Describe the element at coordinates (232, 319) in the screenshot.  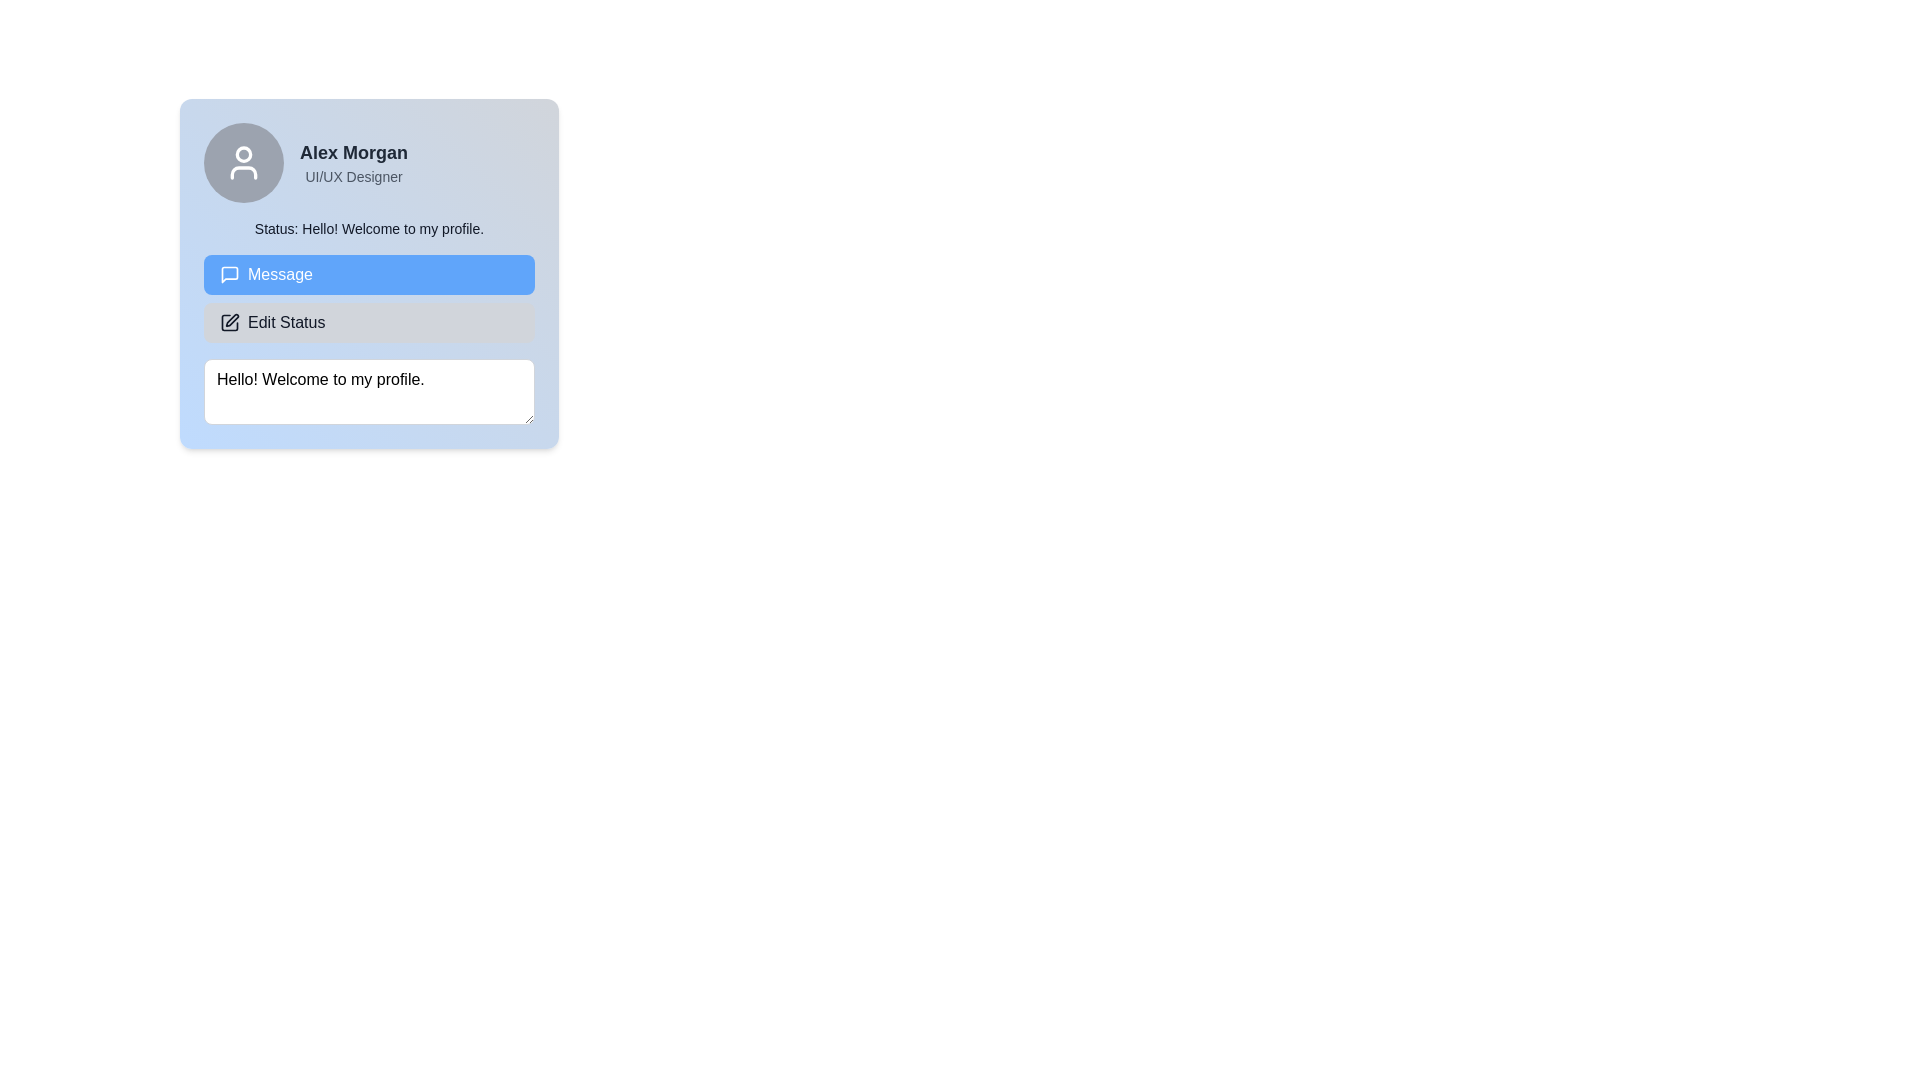
I see `the edit icon located to the left of the 'Edit Status' button` at that location.